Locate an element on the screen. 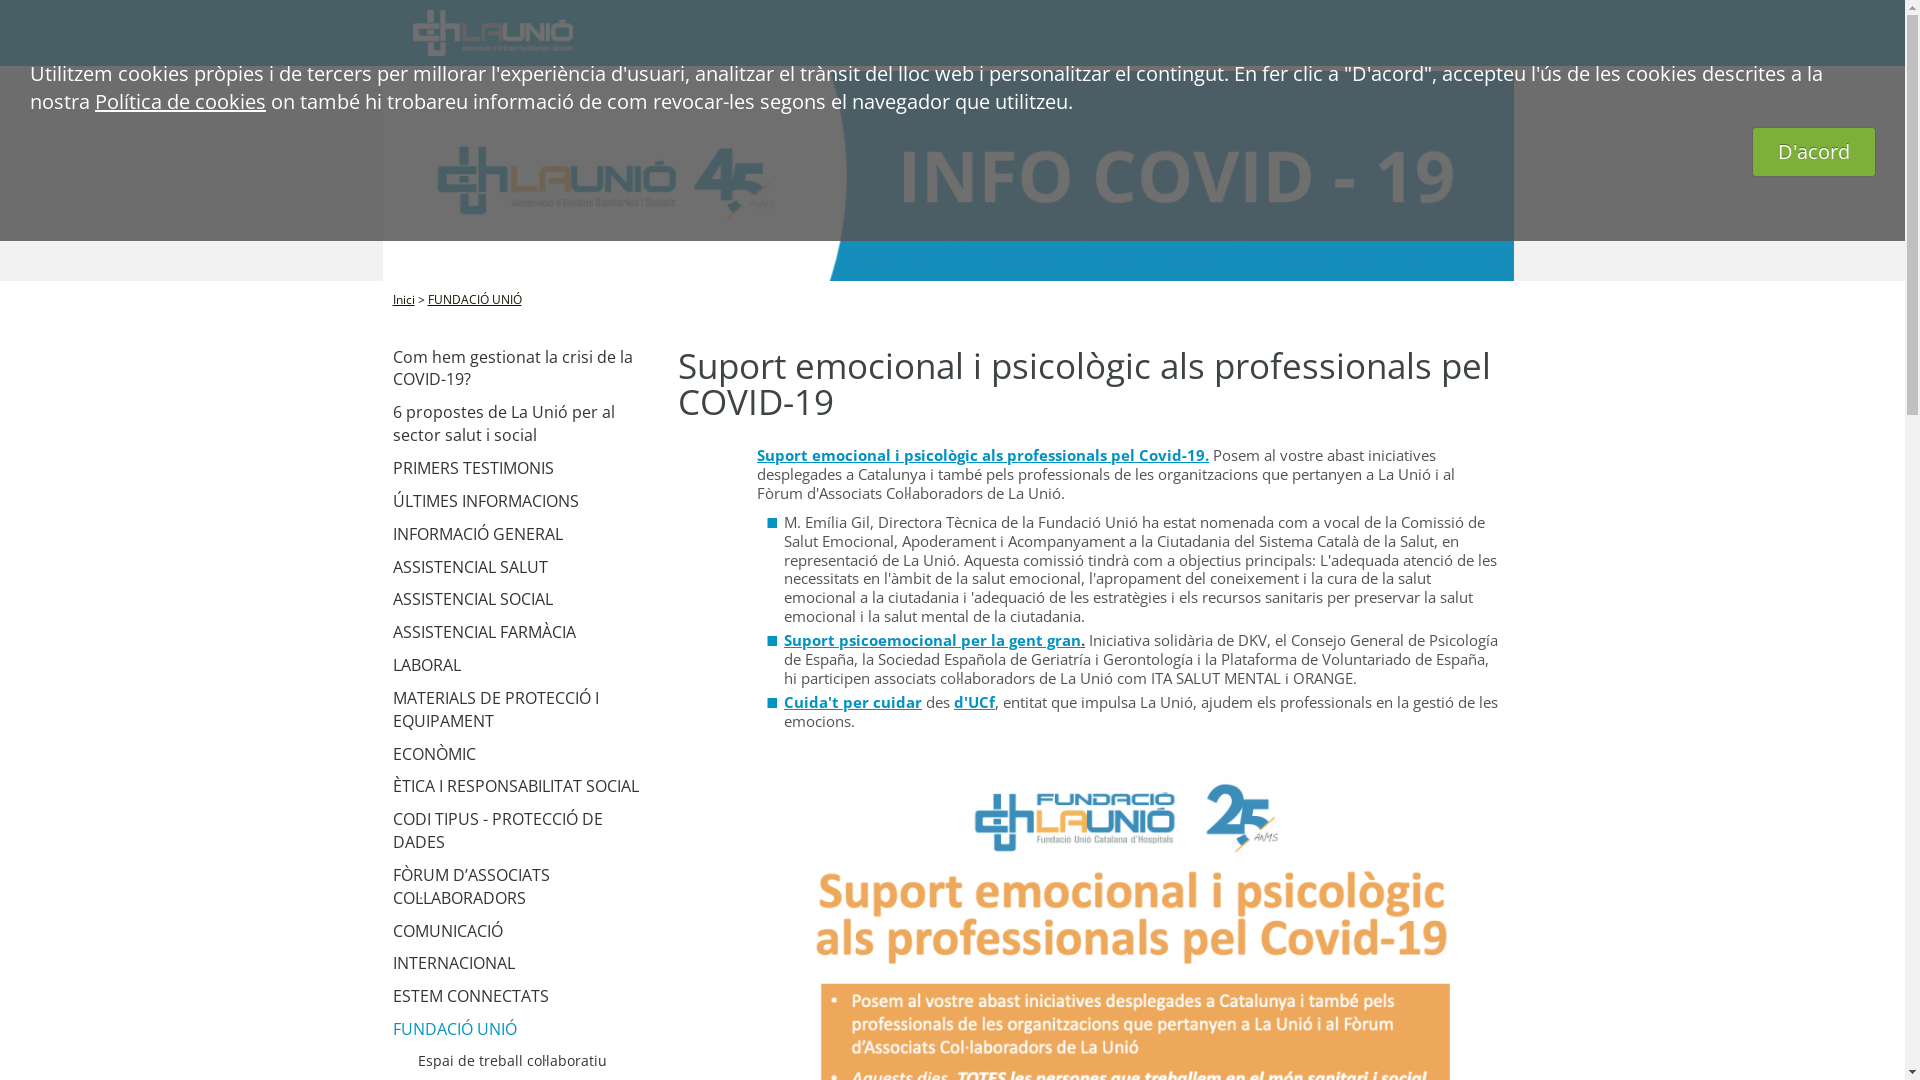 The width and height of the screenshot is (1920, 1080). 'd'UCf' is located at coordinates (974, 701).